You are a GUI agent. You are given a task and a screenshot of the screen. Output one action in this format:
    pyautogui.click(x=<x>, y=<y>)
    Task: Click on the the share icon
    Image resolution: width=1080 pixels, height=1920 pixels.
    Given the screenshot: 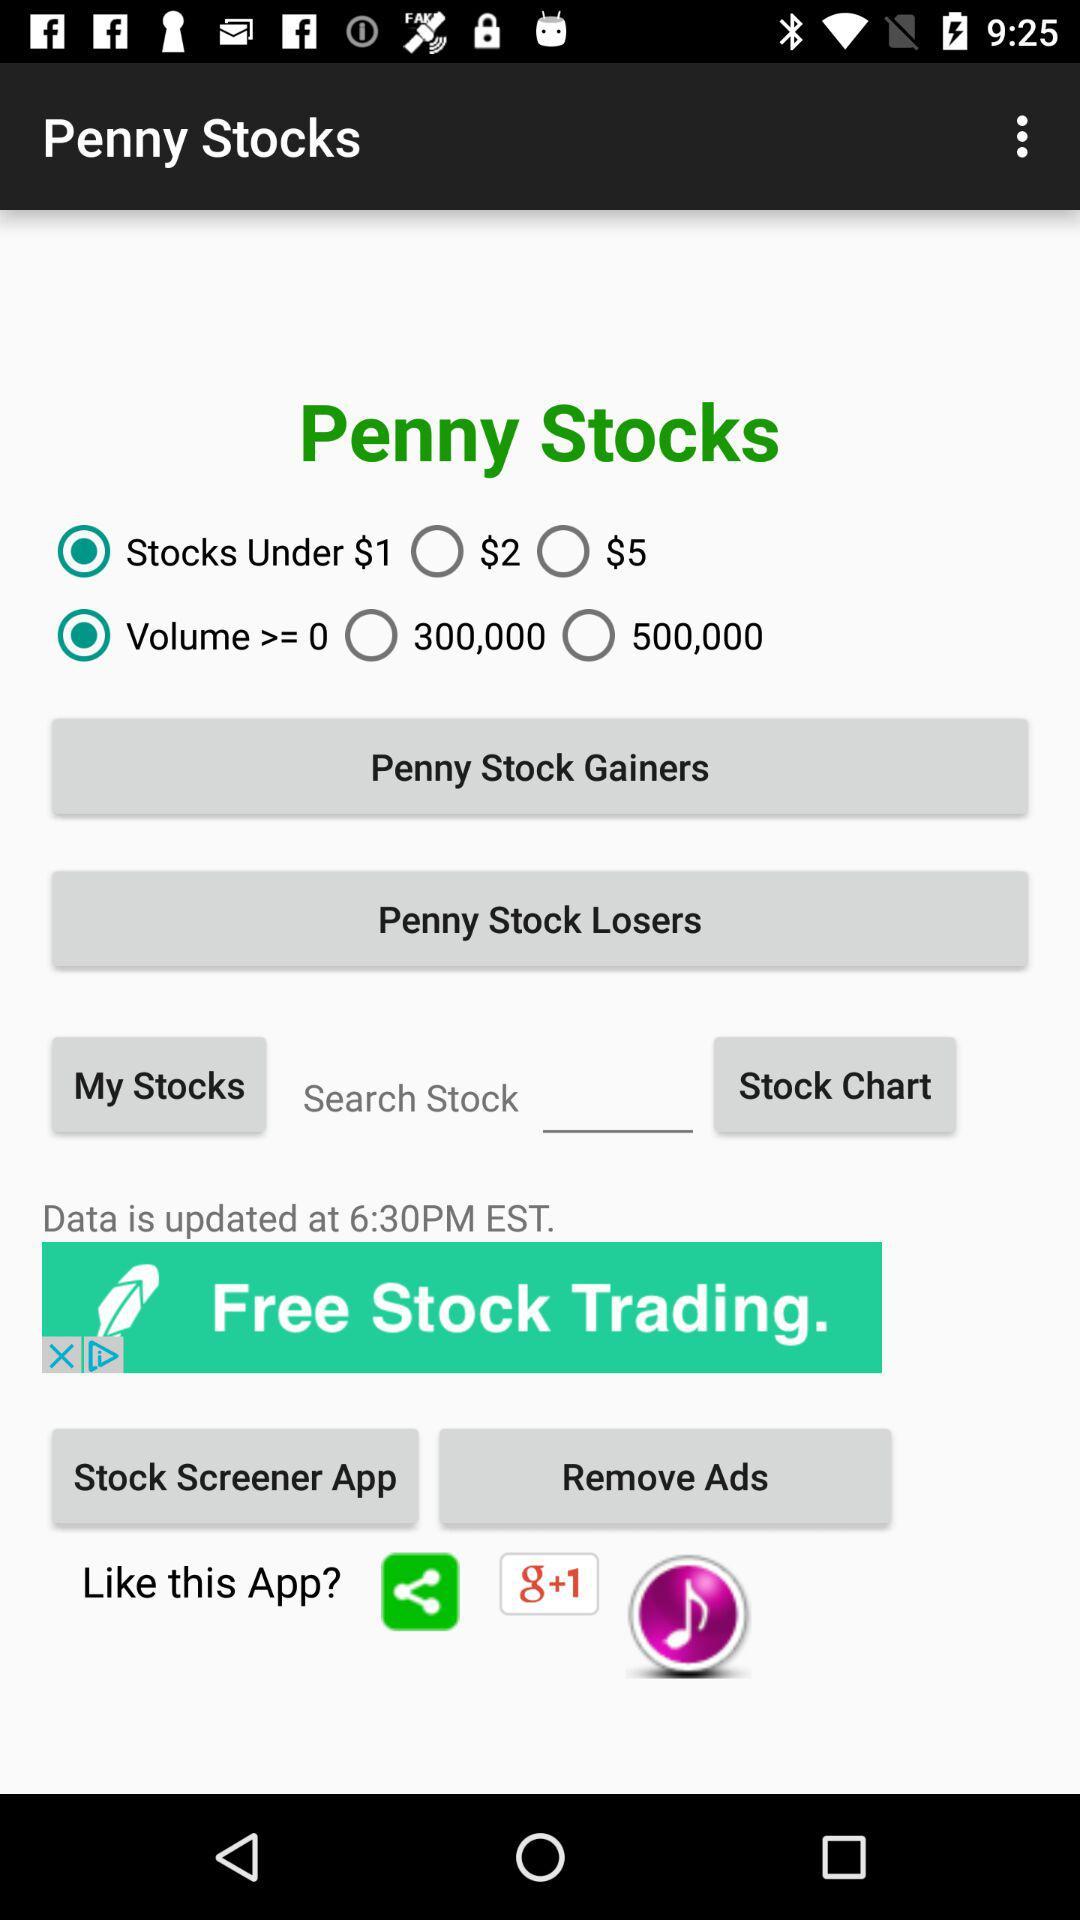 What is the action you would take?
    pyautogui.click(x=419, y=1590)
    